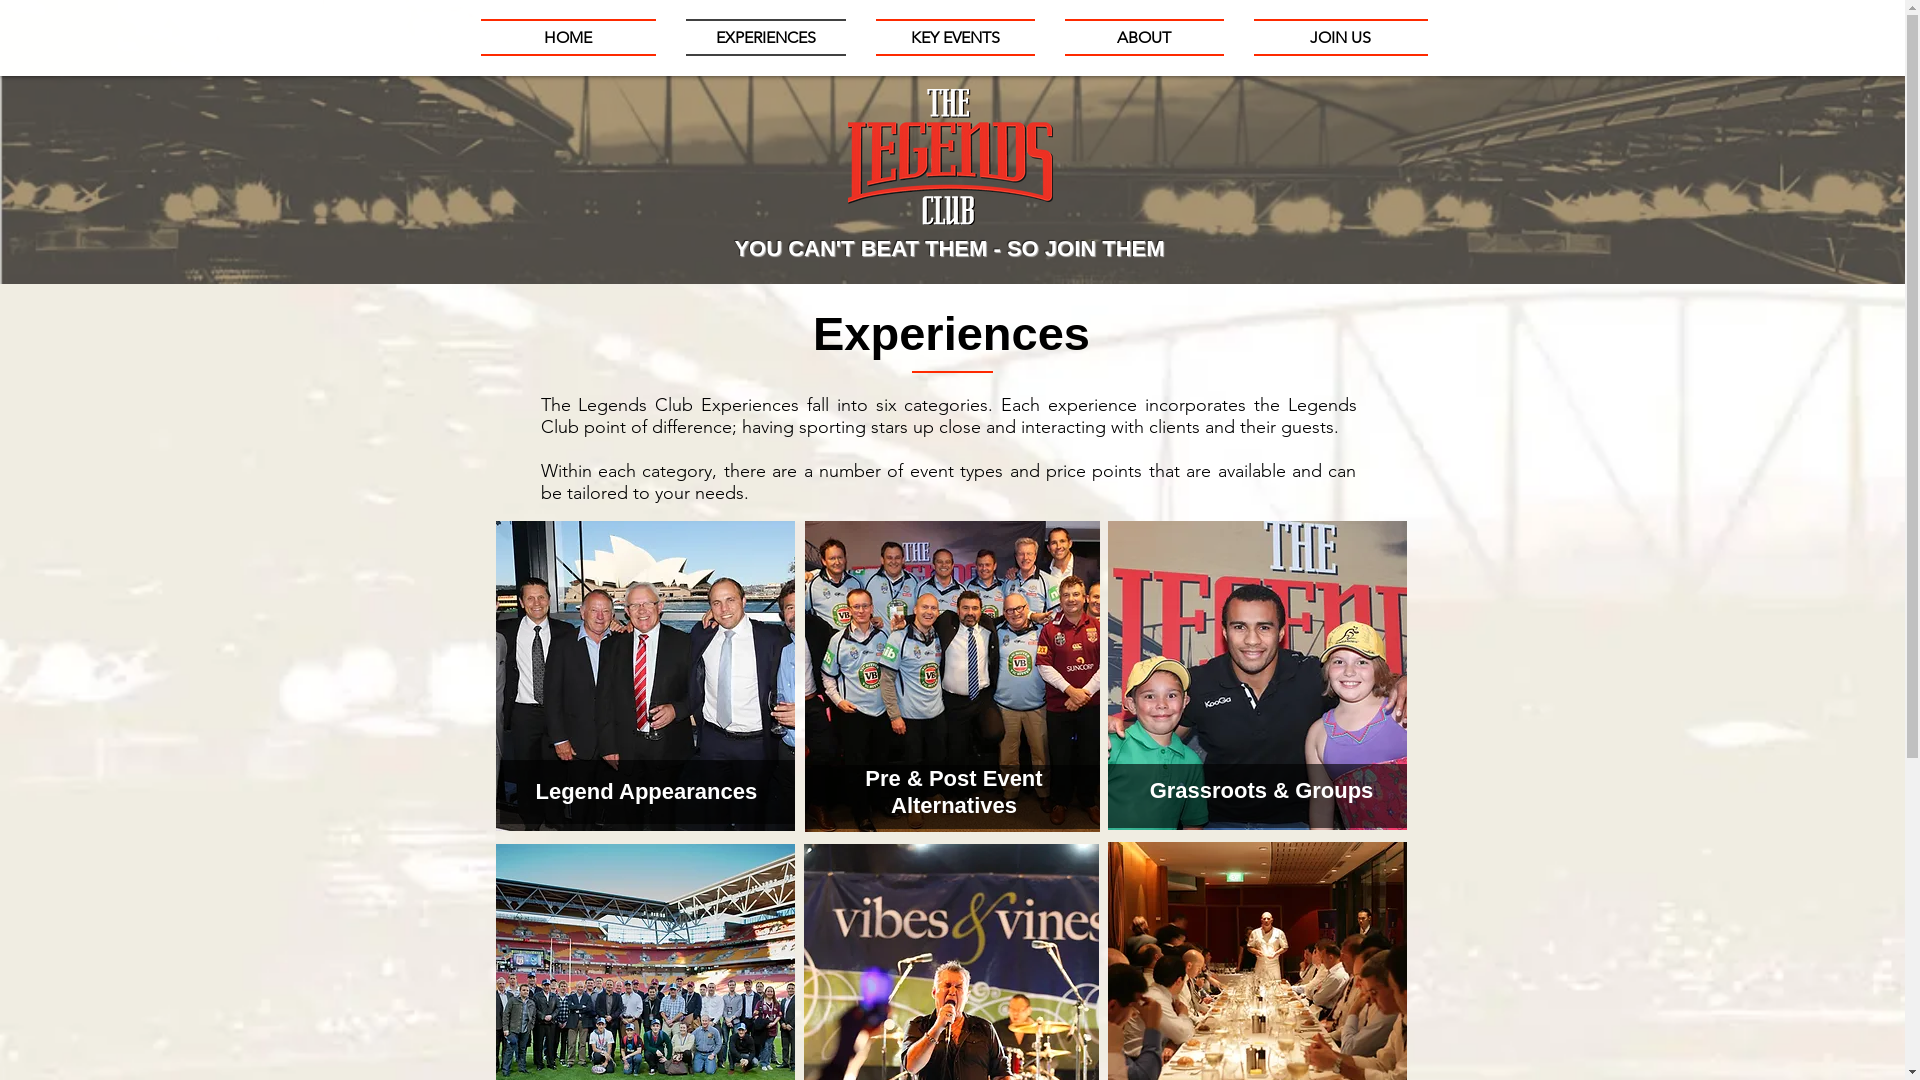 Image resolution: width=1920 pixels, height=1080 pixels. What do you see at coordinates (1144, 37) in the screenshot?
I see `'ABOUT'` at bounding box center [1144, 37].